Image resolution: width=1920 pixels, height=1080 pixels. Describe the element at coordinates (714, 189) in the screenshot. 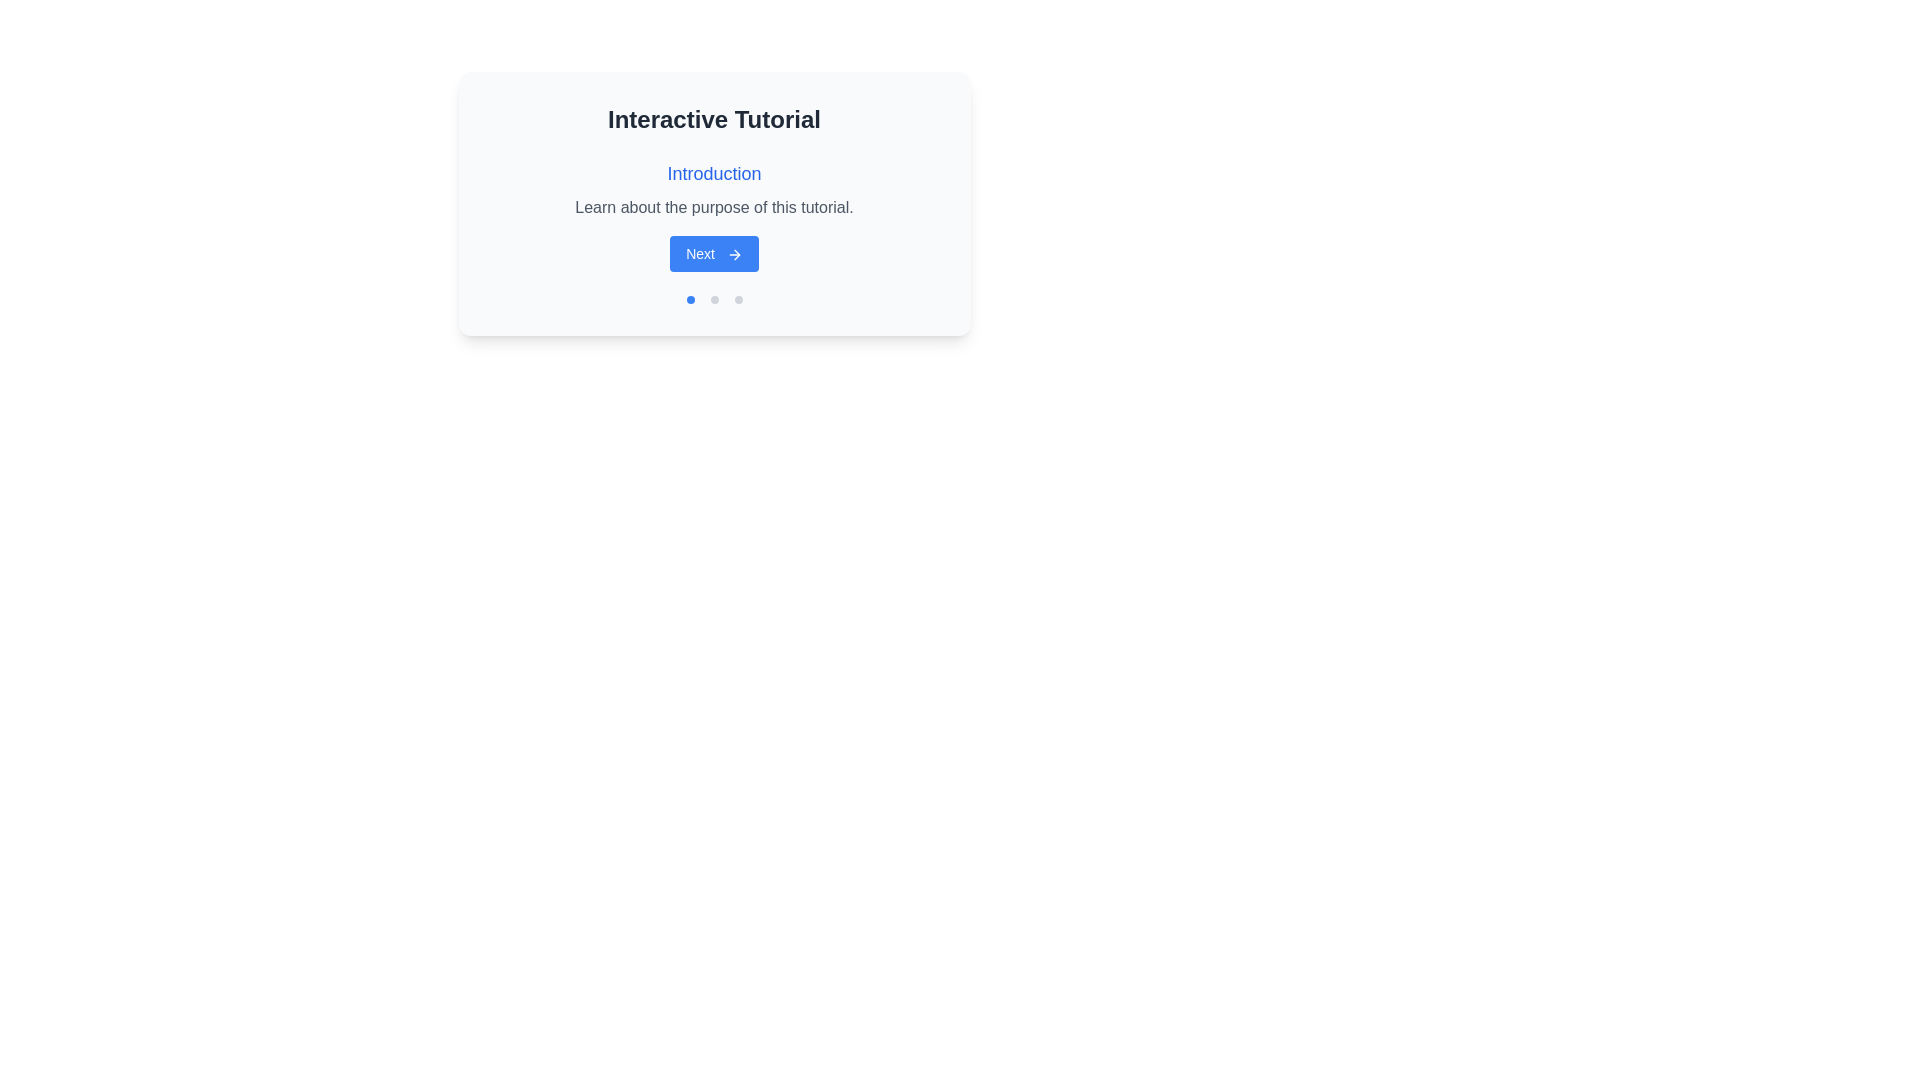

I see `the text block containing the heading 'Introduction' and subtext 'Learn about the purpose of this tutorial', which is centered in a white card below the title 'Interactive Tutorial'` at that location.